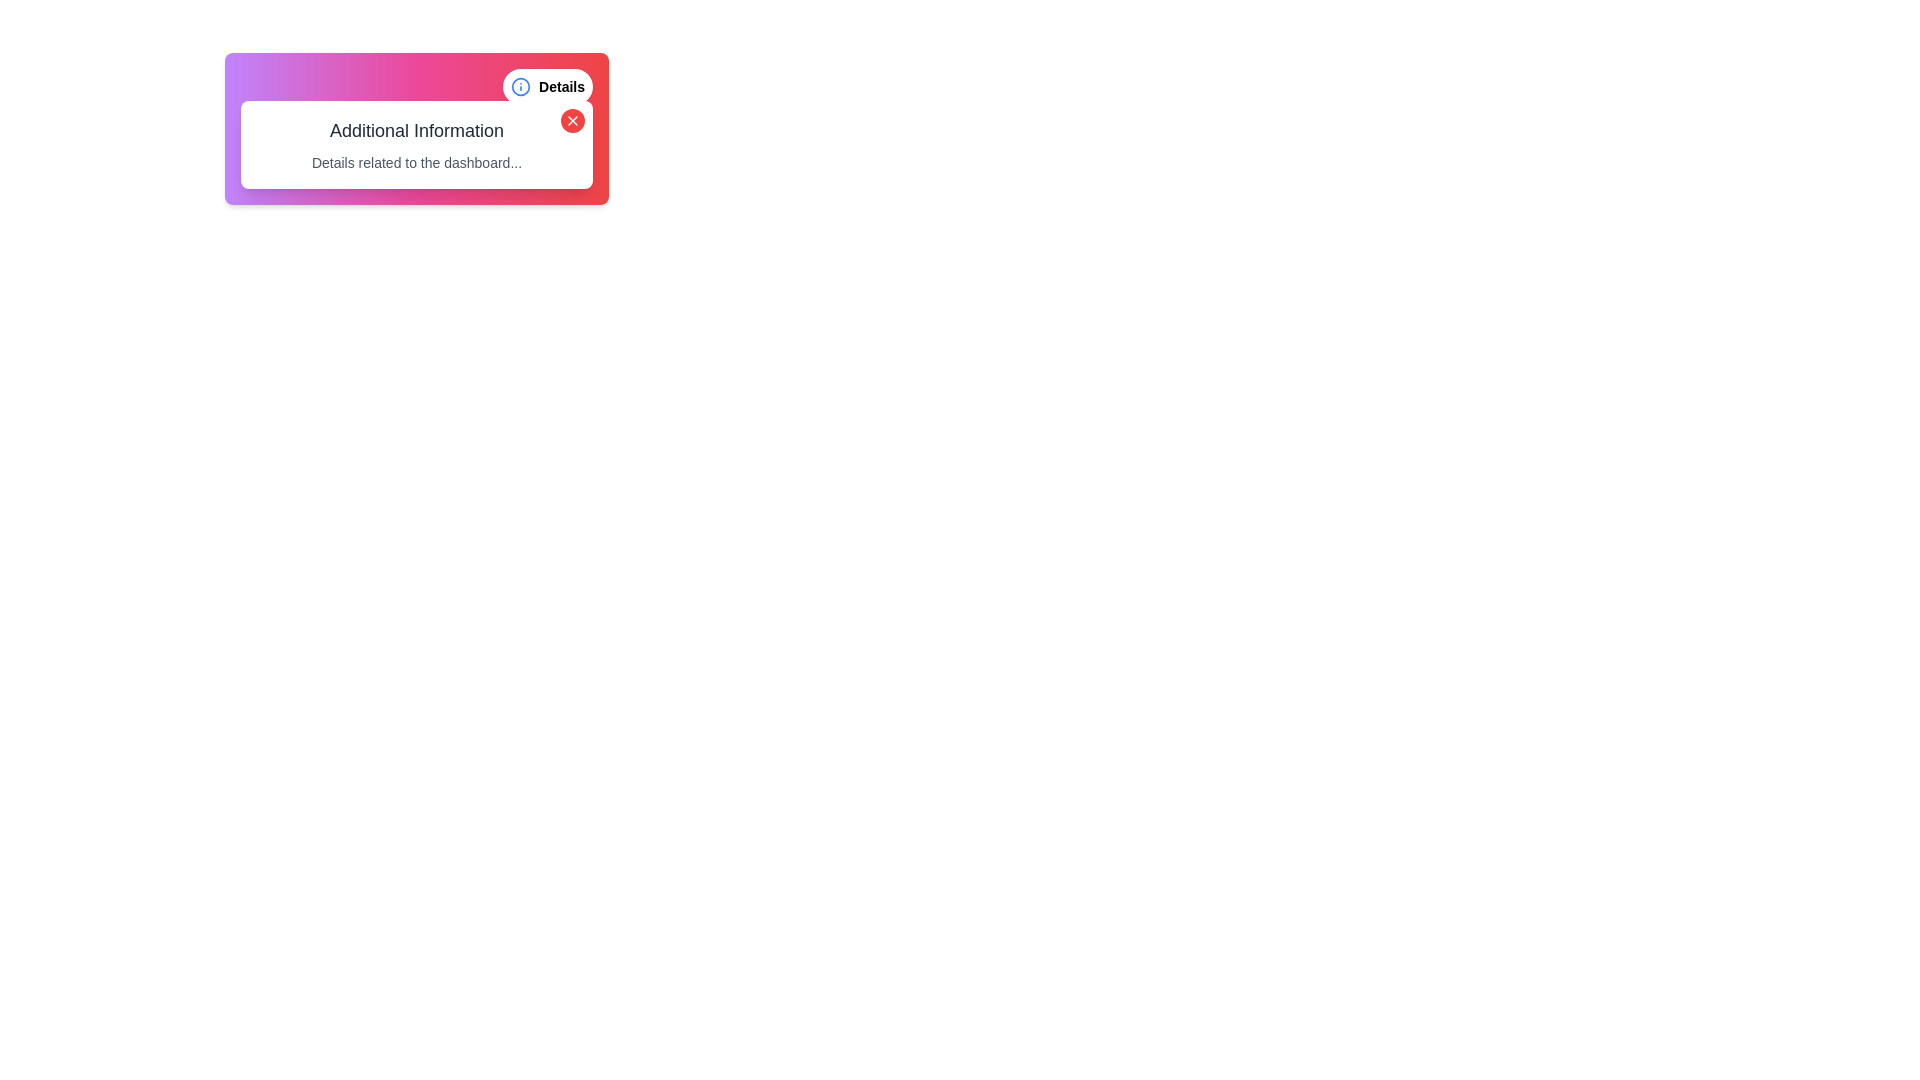  What do you see at coordinates (521, 86) in the screenshot?
I see `the outlined circular vector graphic element located in the top-right corner of the notification-like box, which is part of an icon resembling an information or alert symbol` at bounding box center [521, 86].